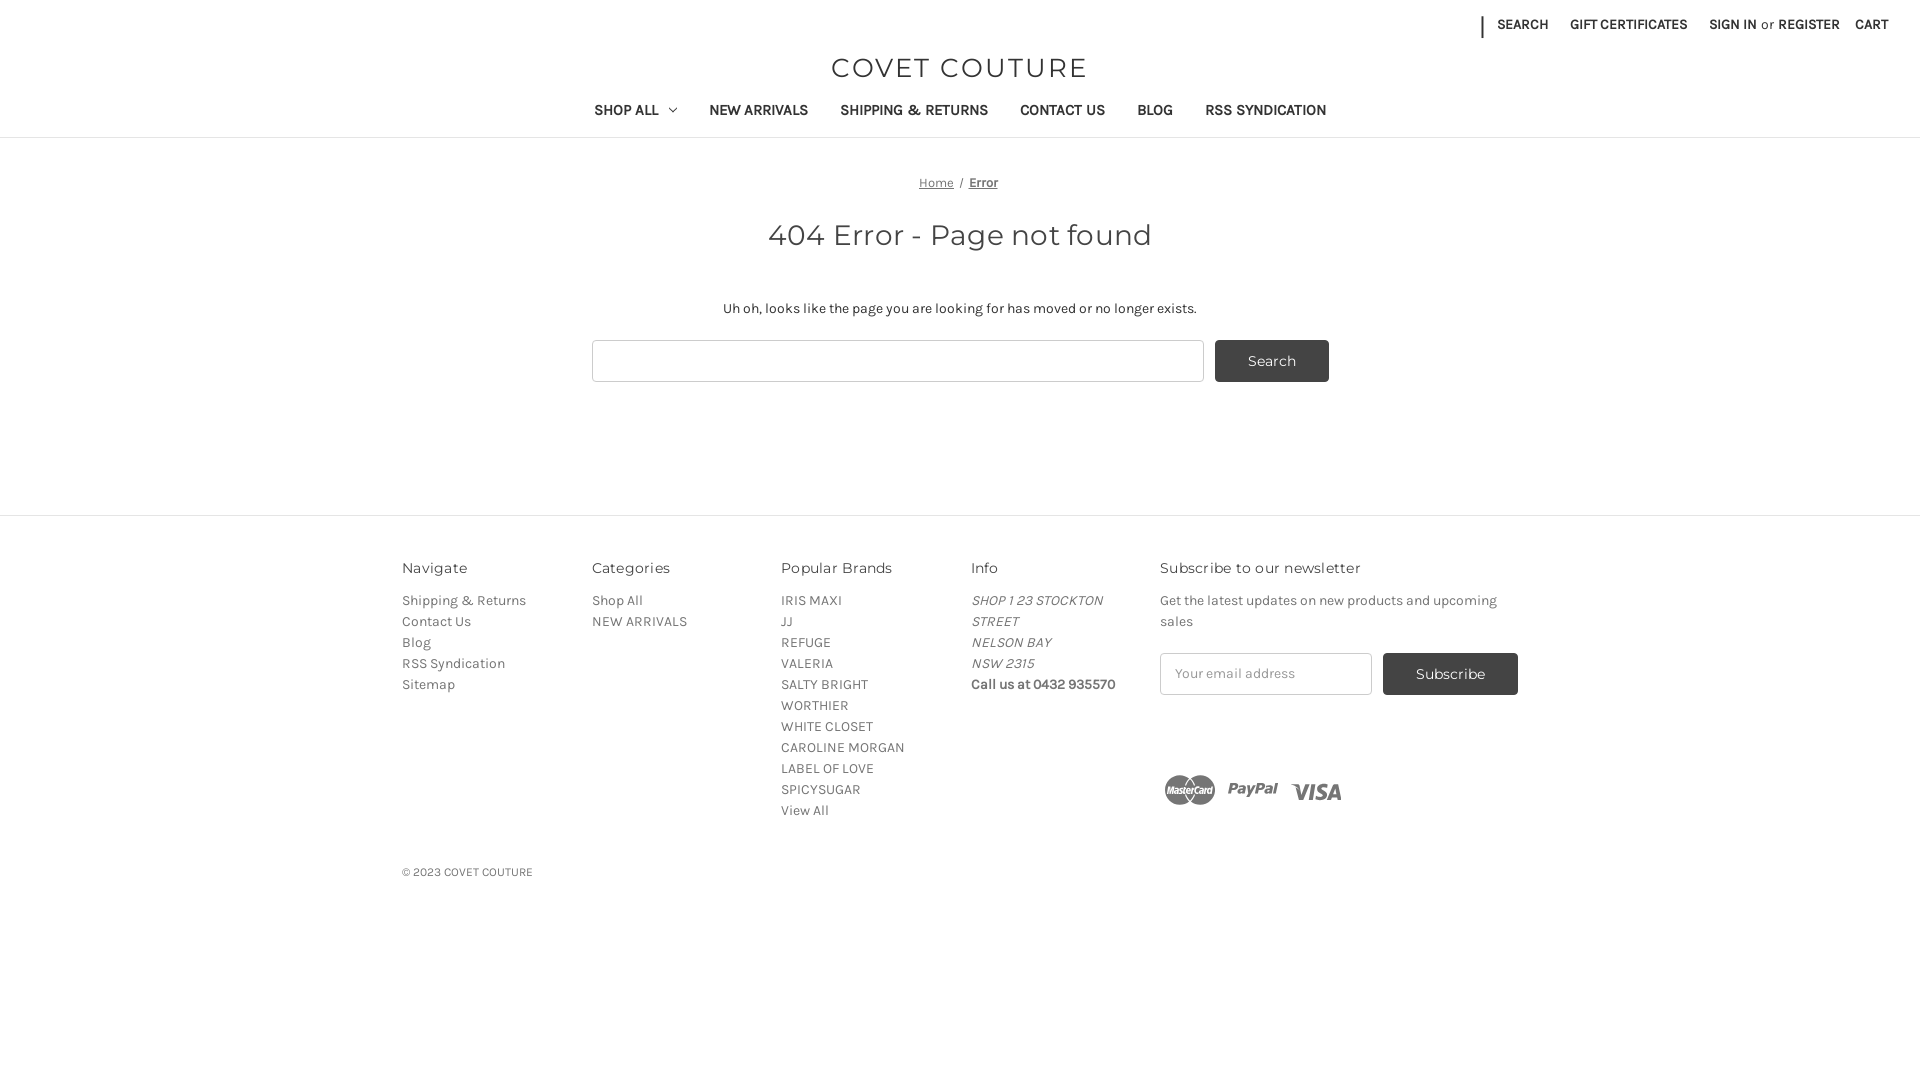 This screenshot has width=1920, height=1080. Describe the element at coordinates (1450, 674) in the screenshot. I see `'Subscribe'` at that location.